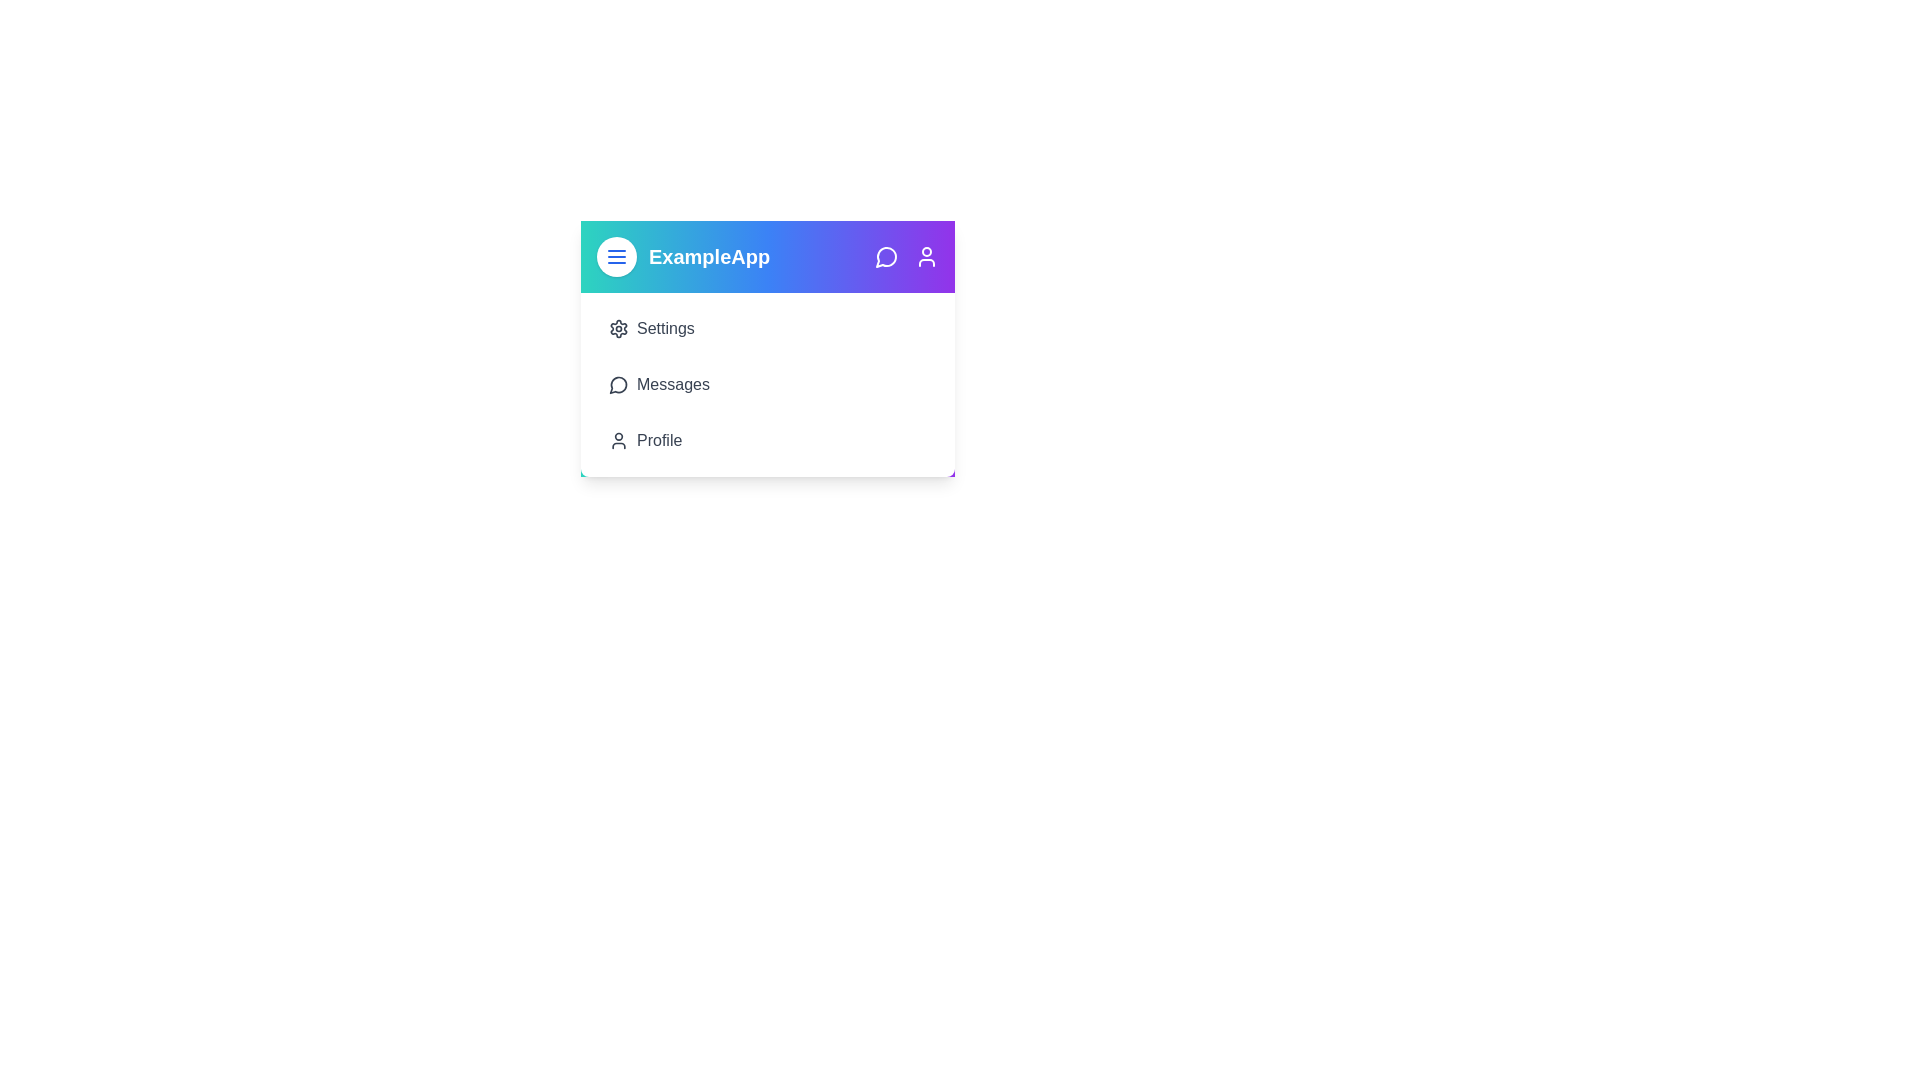  What do you see at coordinates (767, 327) in the screenshot?
I see `the Settings menu item` at bounding box center [767, 327].